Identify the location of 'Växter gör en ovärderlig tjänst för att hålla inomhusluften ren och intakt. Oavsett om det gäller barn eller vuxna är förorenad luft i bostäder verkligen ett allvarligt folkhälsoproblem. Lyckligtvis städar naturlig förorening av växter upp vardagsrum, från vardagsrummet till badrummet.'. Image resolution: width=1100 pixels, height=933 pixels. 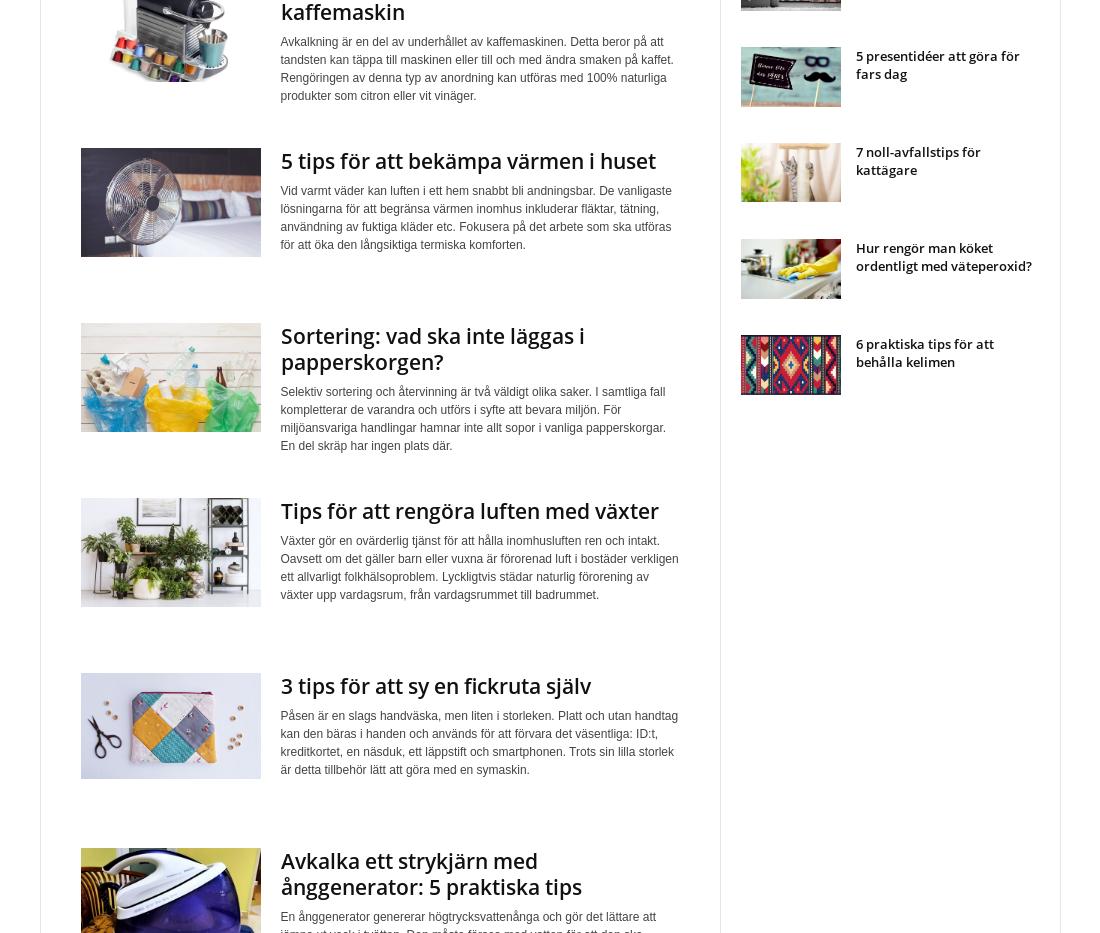
(478, 567).